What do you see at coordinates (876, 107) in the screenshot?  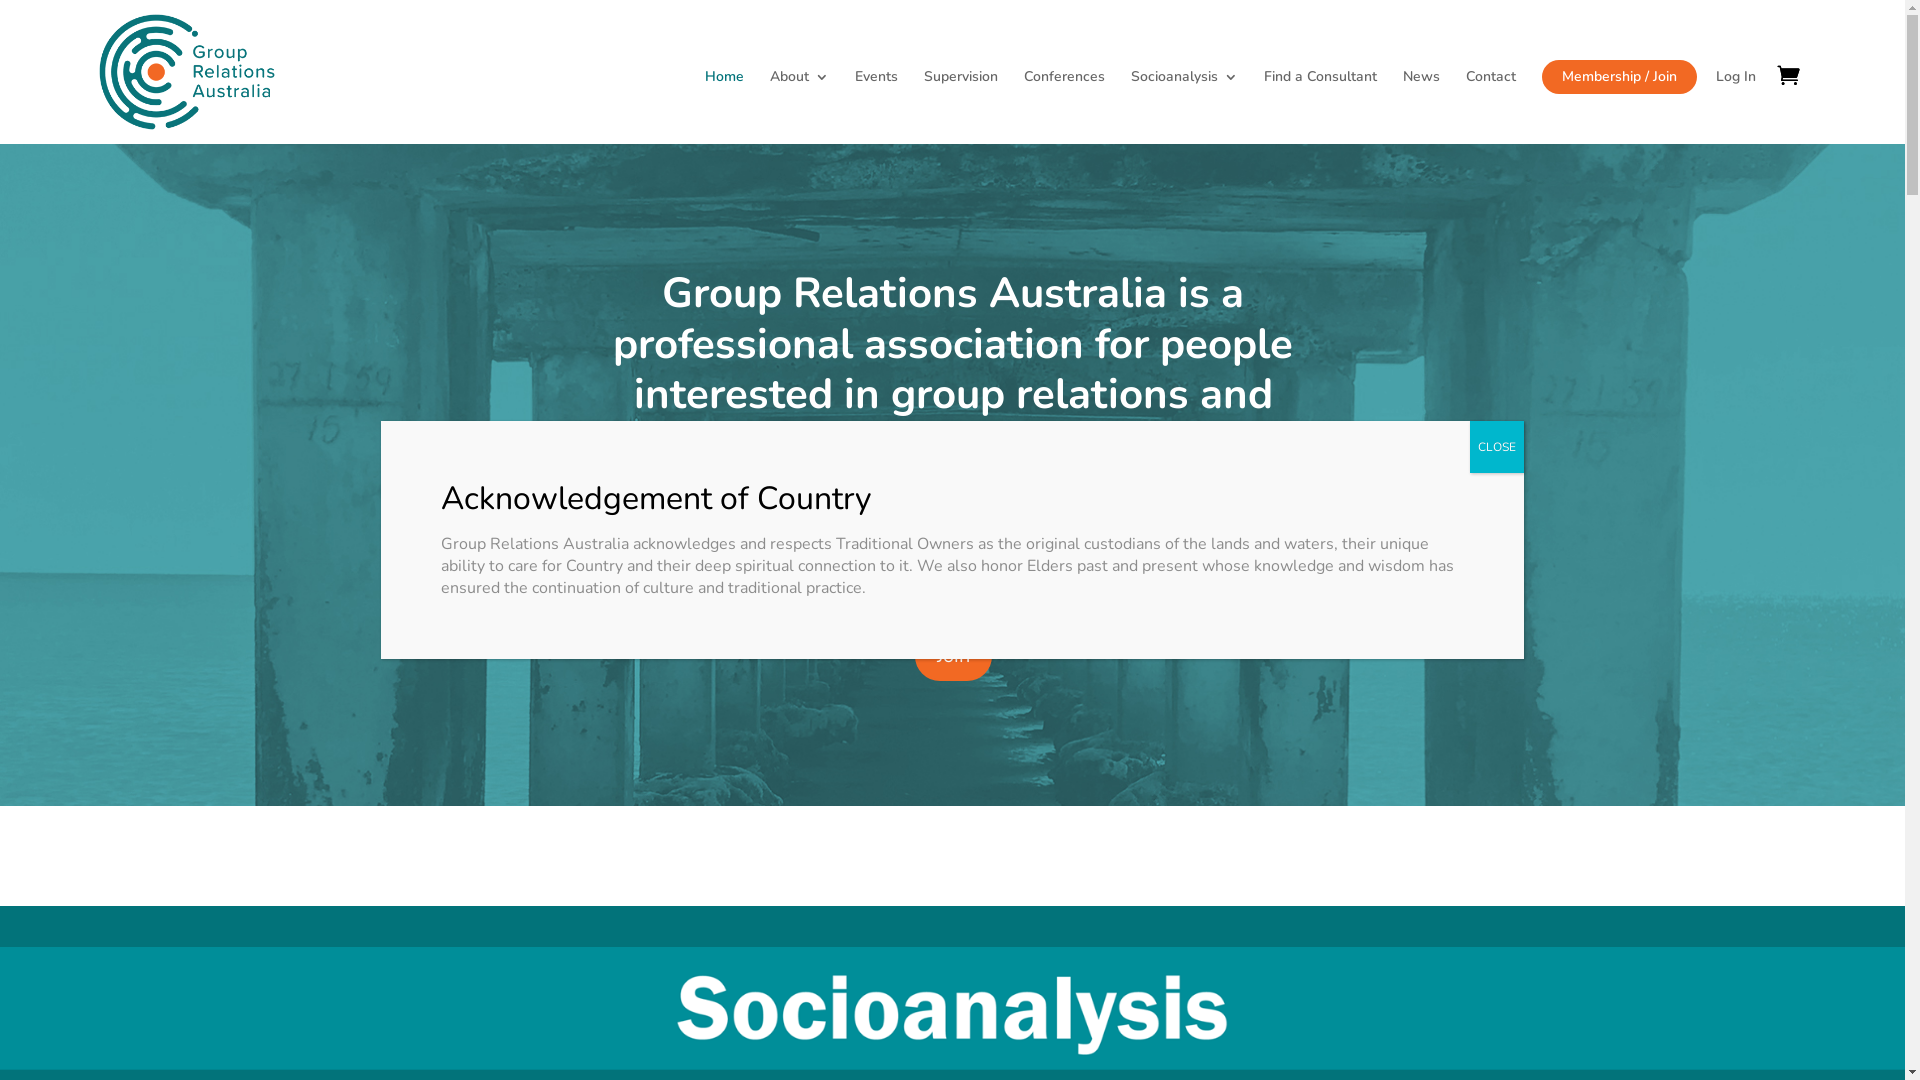 I see `'Events'` at bounding box center [876, 107].